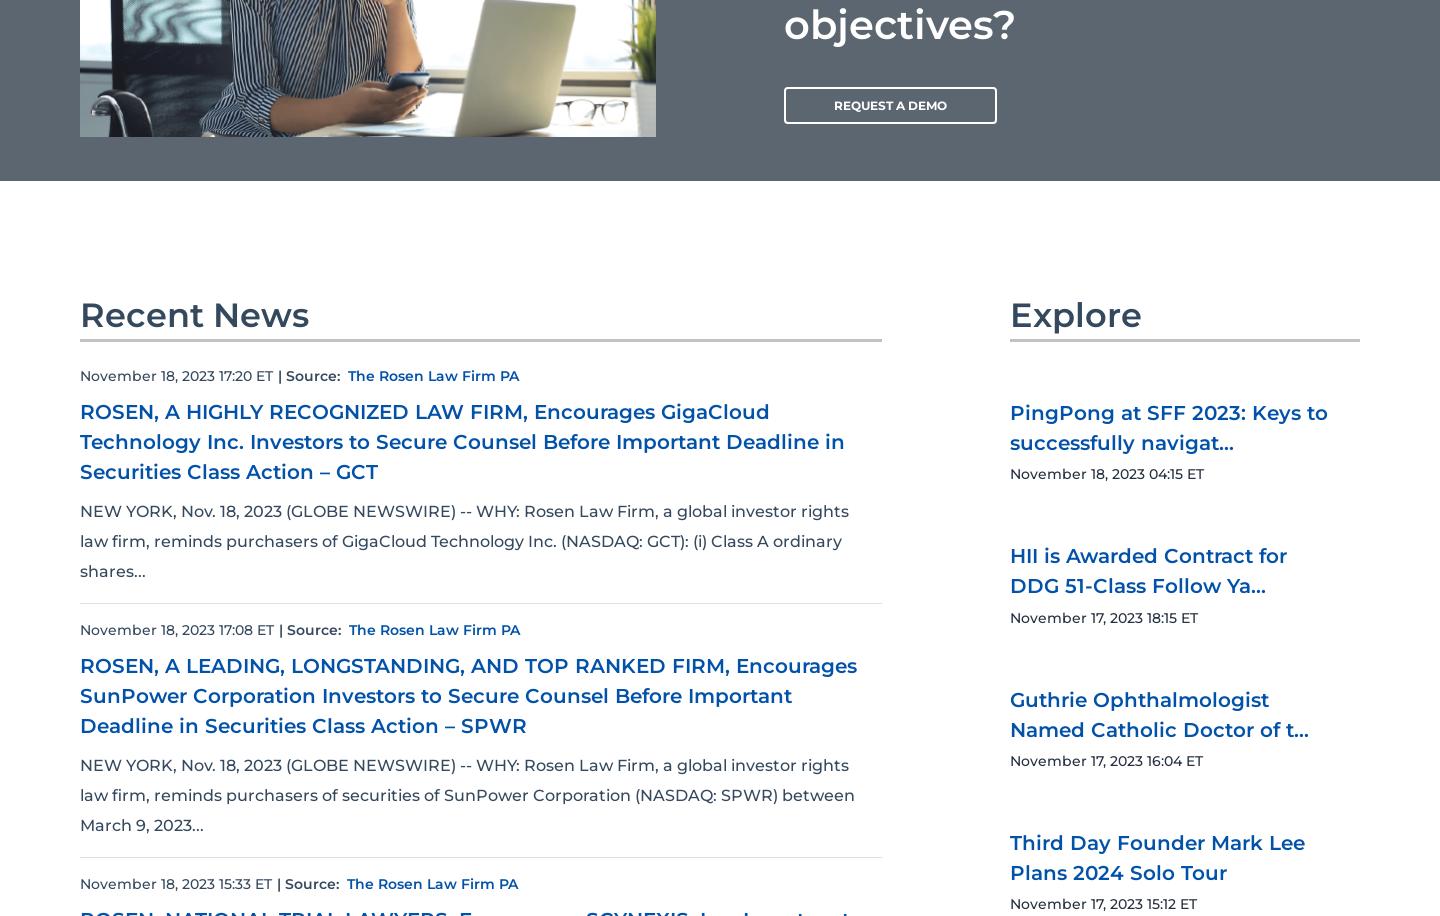 The width and height of the screenshot is (1440, 916). I want to click on 'November 17, 2023 16:04 ET', so click(1105, 760).